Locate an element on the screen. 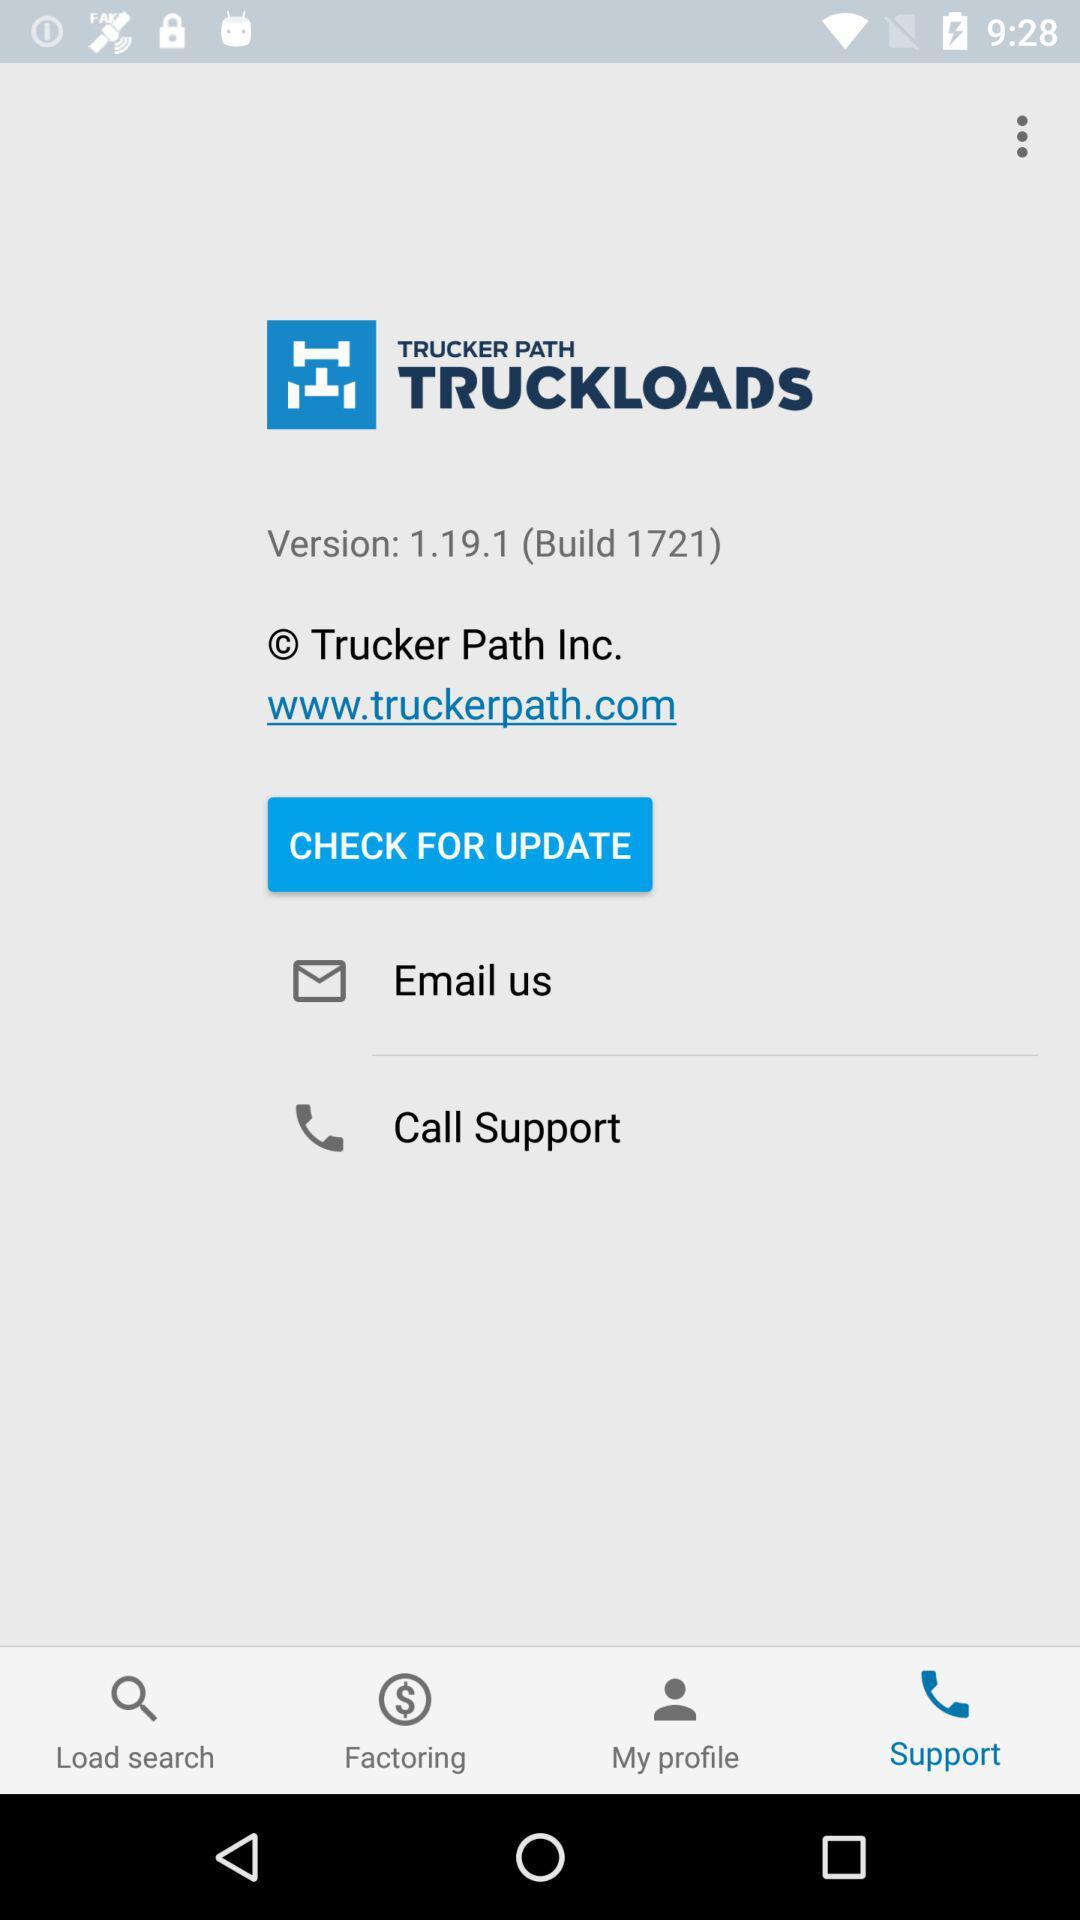 The height and width of the screenshot is (1920, 1080). the check for update icon is located at coordinates (460, 844).